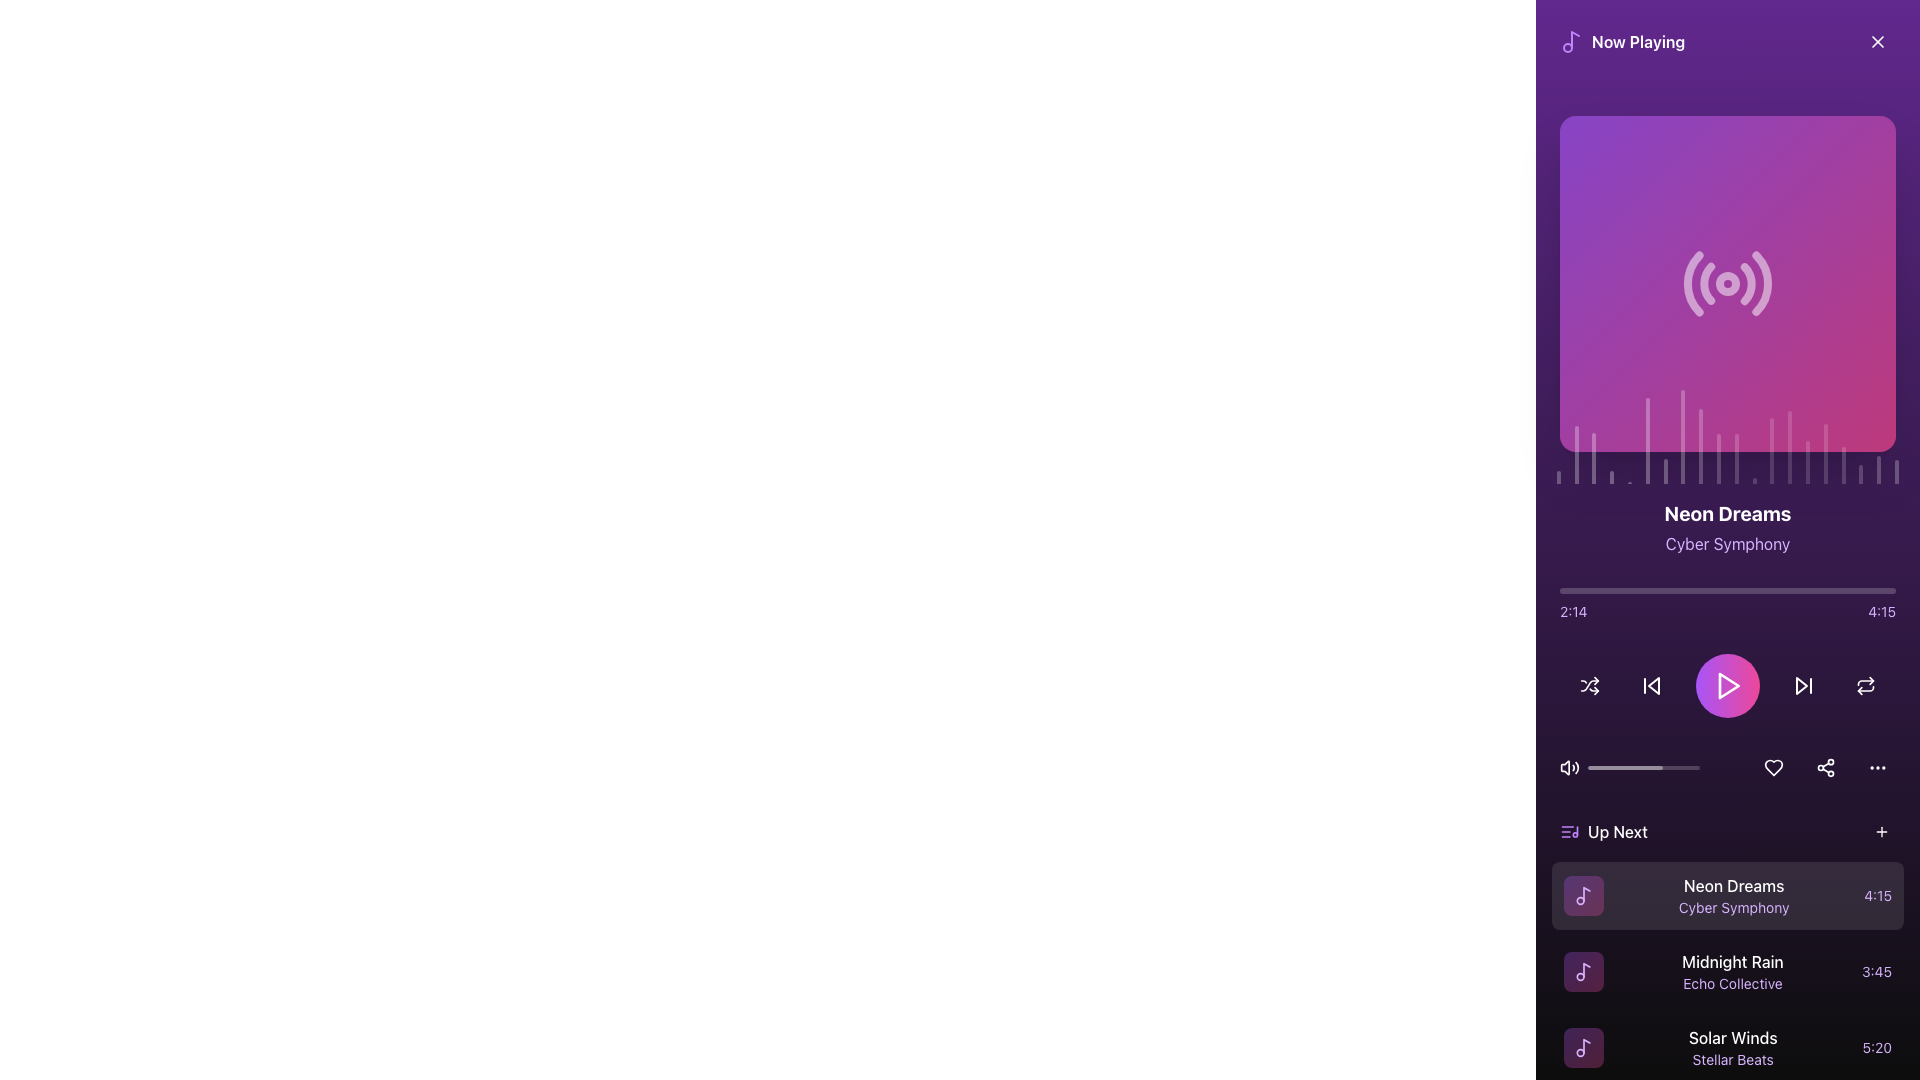 Image resolution: width=1920 pixels, height=1080 pixels. Describe the element at coordinates (1825, 766) in the screenshot. I see `the share icon button located near the bottom-right side of the panel interface to initiate sharing of the currently playing media` at that location.